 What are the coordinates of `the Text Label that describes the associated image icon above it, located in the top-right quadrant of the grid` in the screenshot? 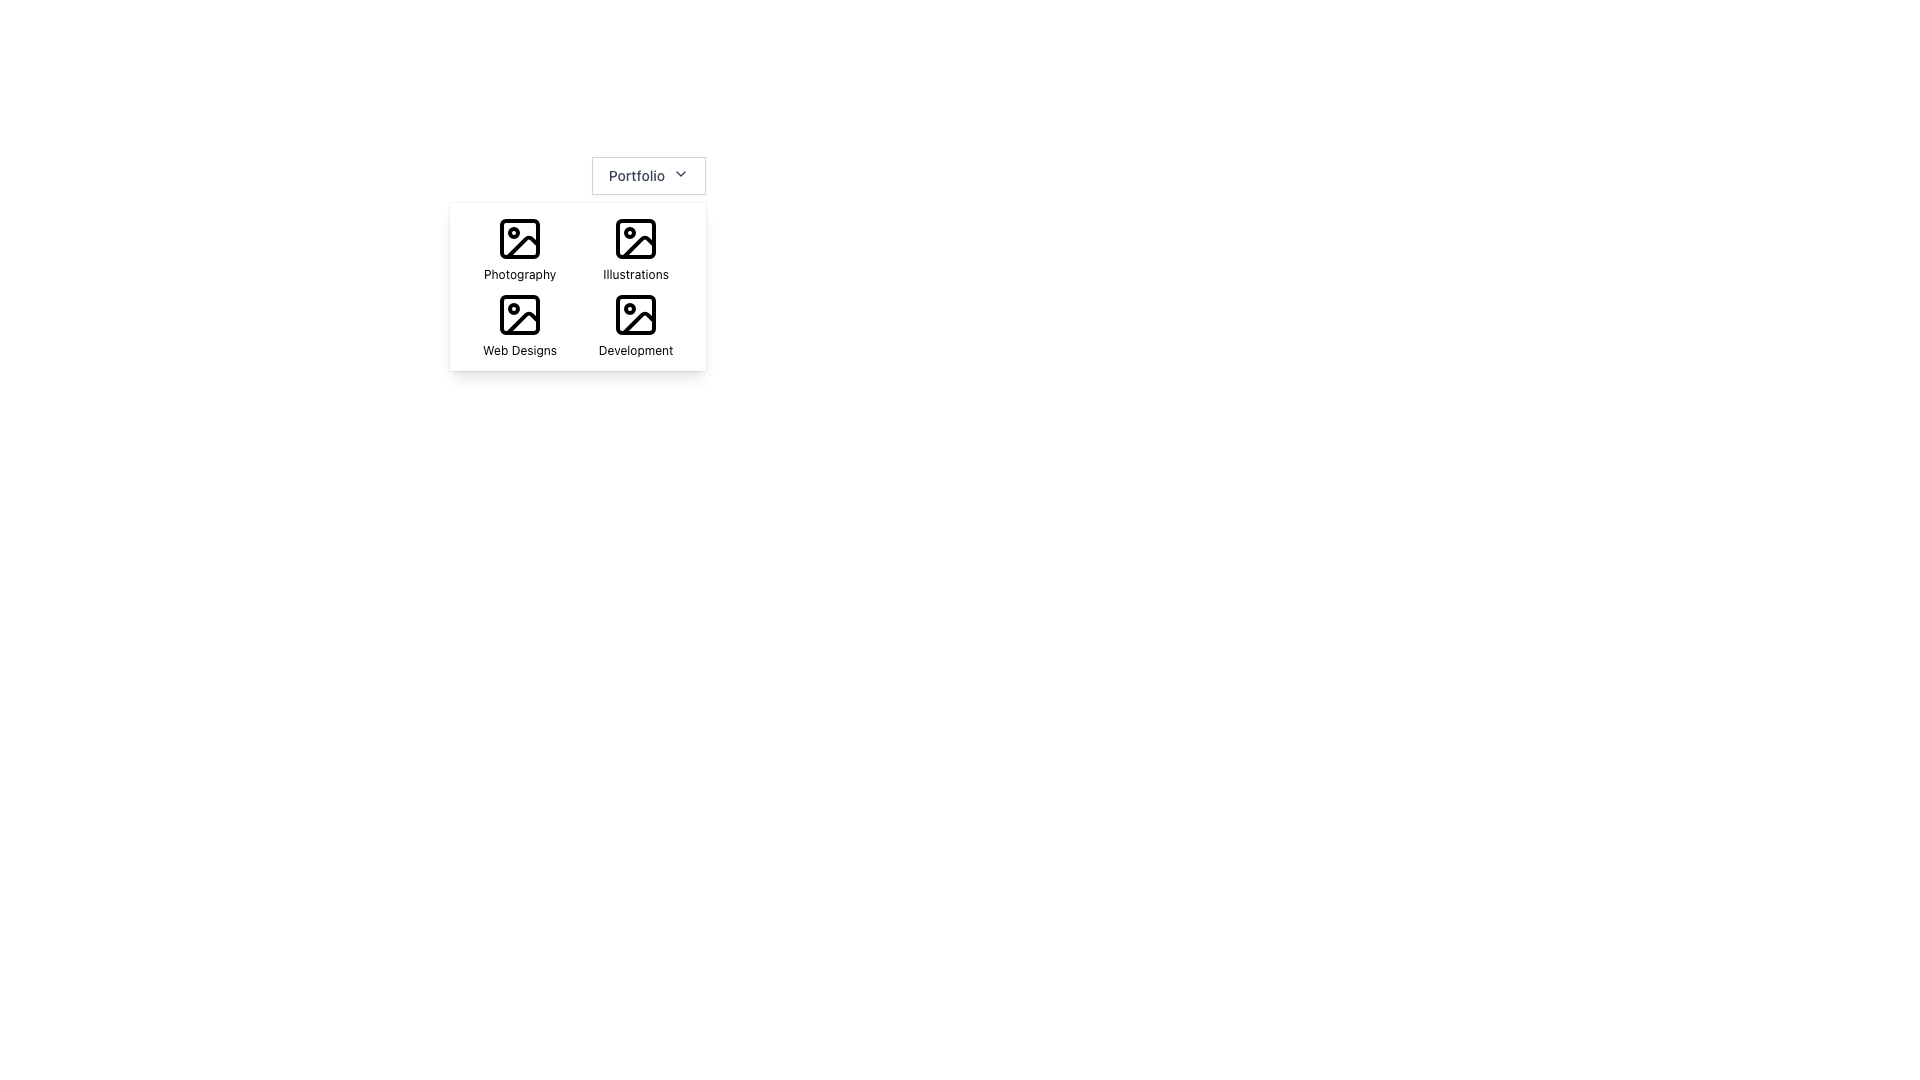 It's located at (635, 274).